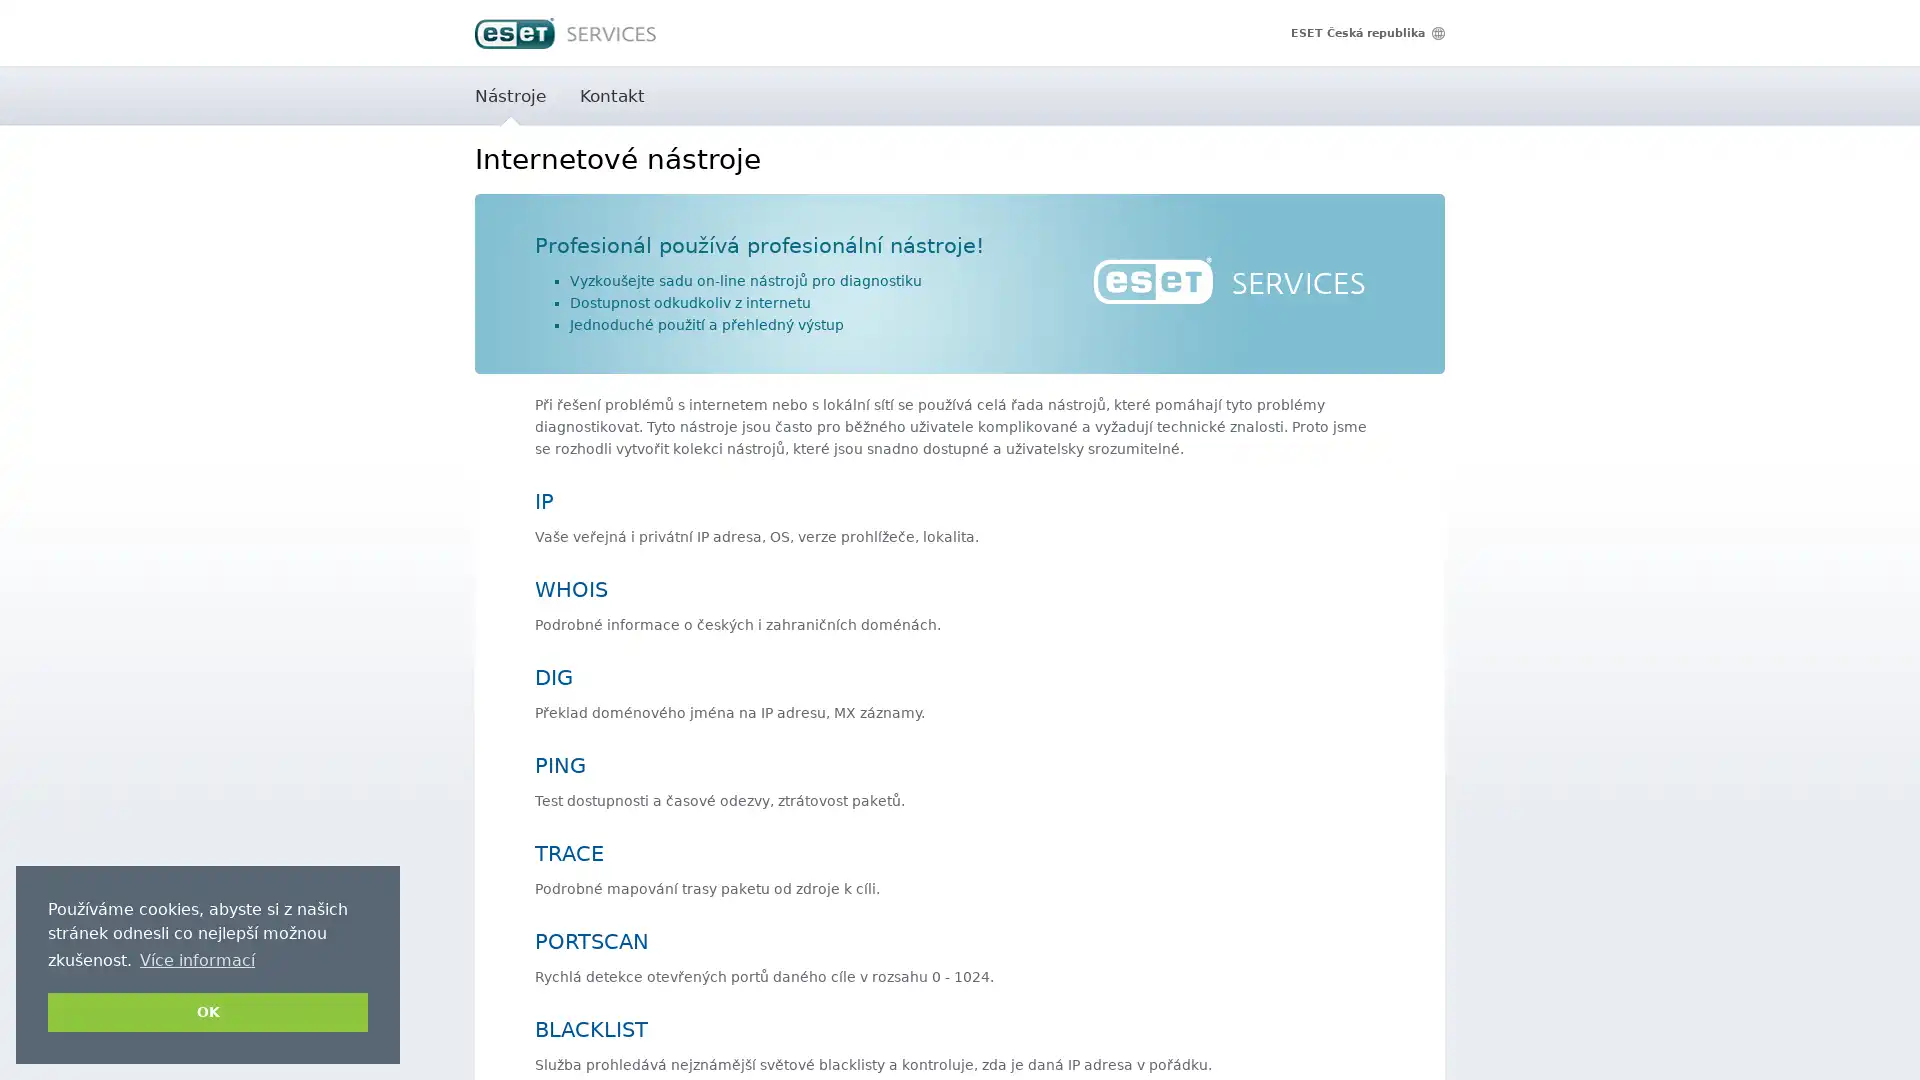 The image size is (1920, 1080). What do you see at coordinates (197, 959) in the screenshot?
I see `learn more about cookies` at bounding box center [197, 959].